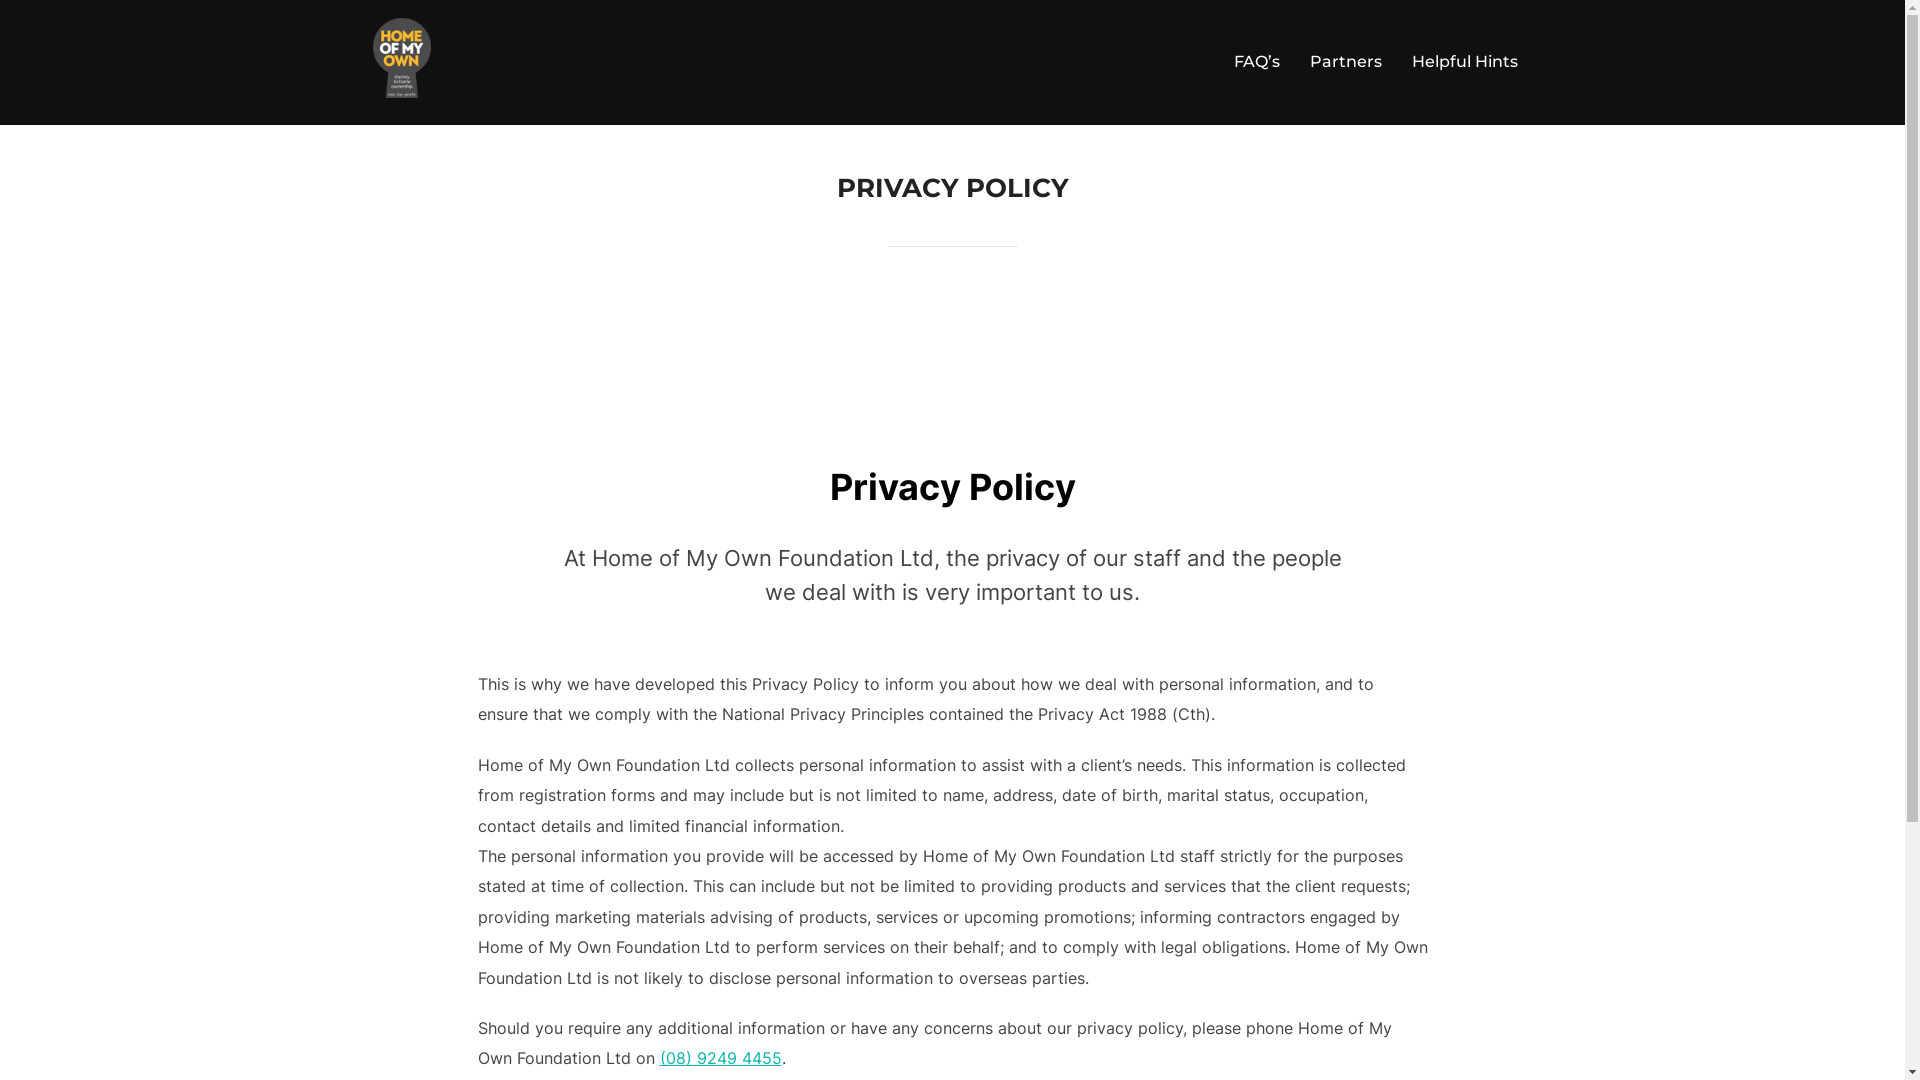 This screenshot has width=1920, height=1080. Describe the element at coordinates (720, 1056) in the screenshot. I see `'(08) 9249 4455'` at that location.